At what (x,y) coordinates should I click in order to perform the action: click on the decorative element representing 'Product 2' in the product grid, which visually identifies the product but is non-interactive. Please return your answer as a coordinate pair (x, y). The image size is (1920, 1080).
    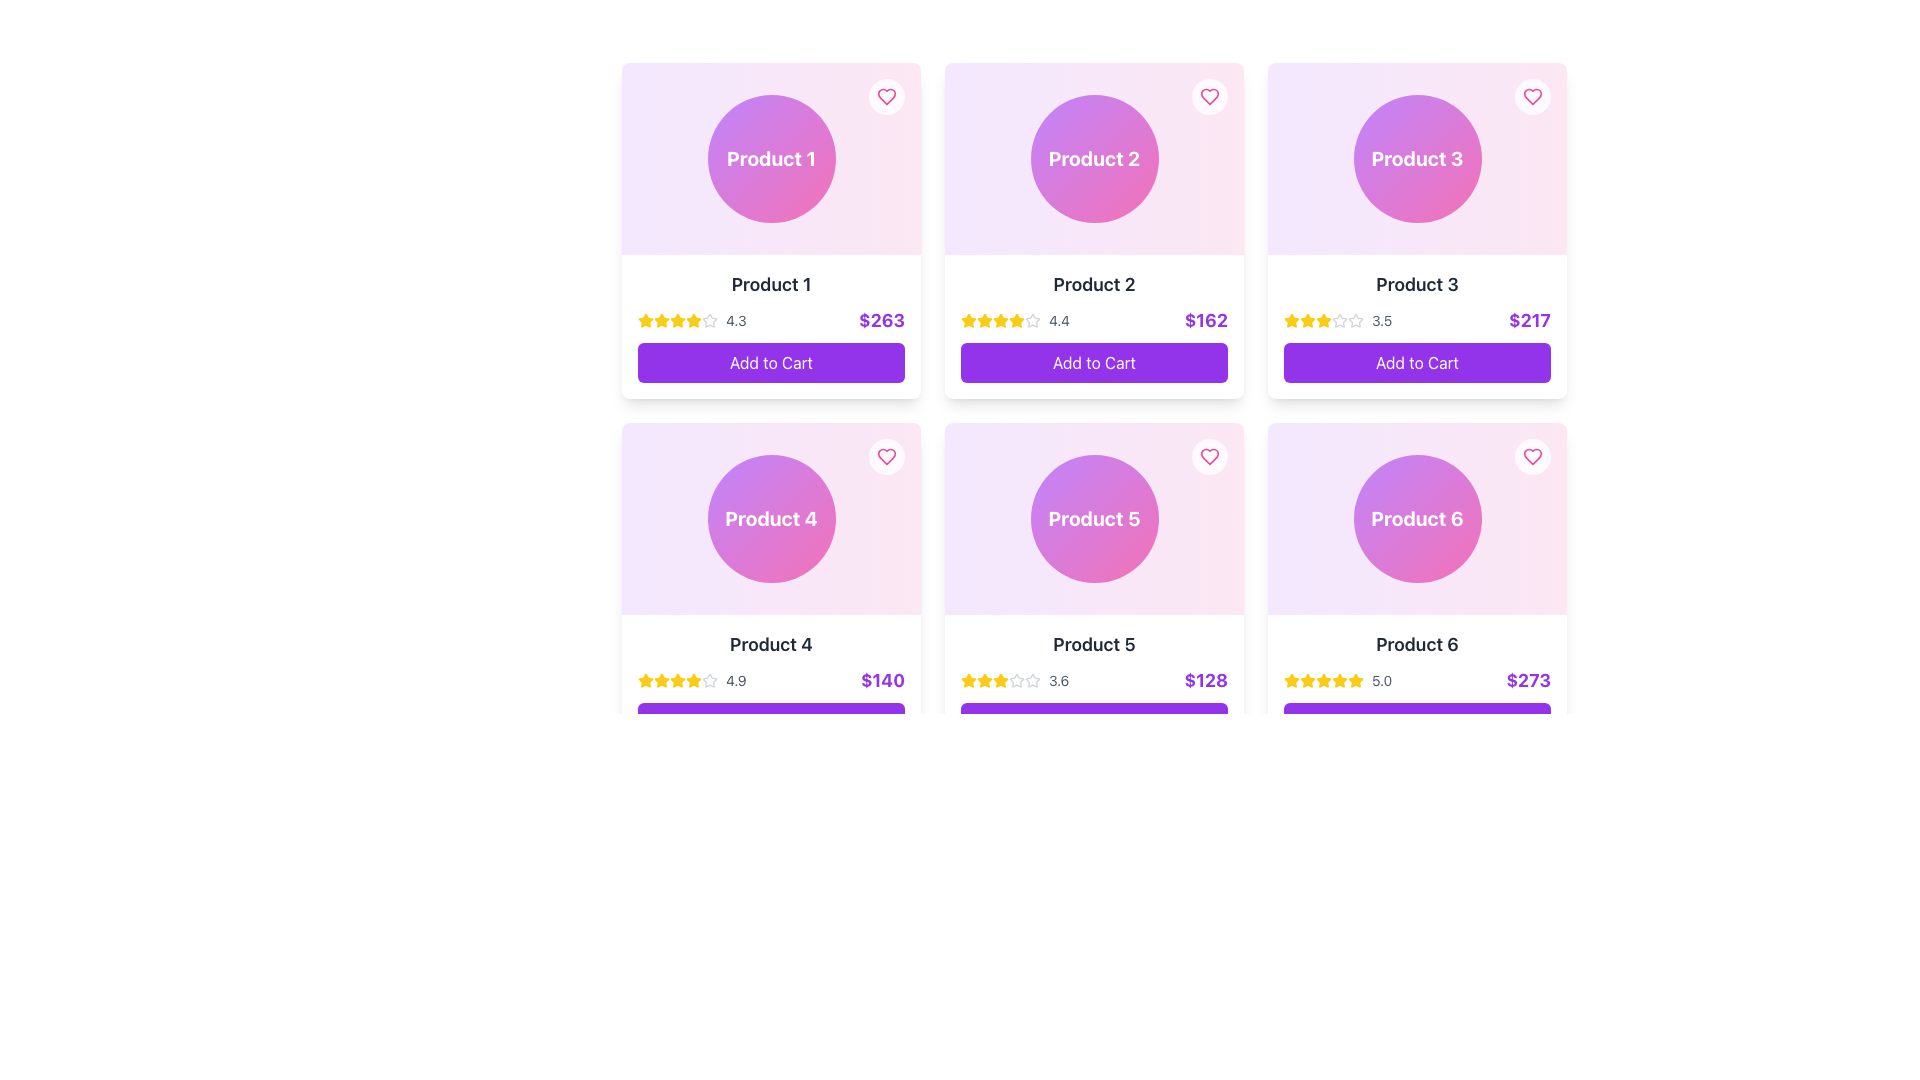
    Looking at the image, I should click on (1093, 157).